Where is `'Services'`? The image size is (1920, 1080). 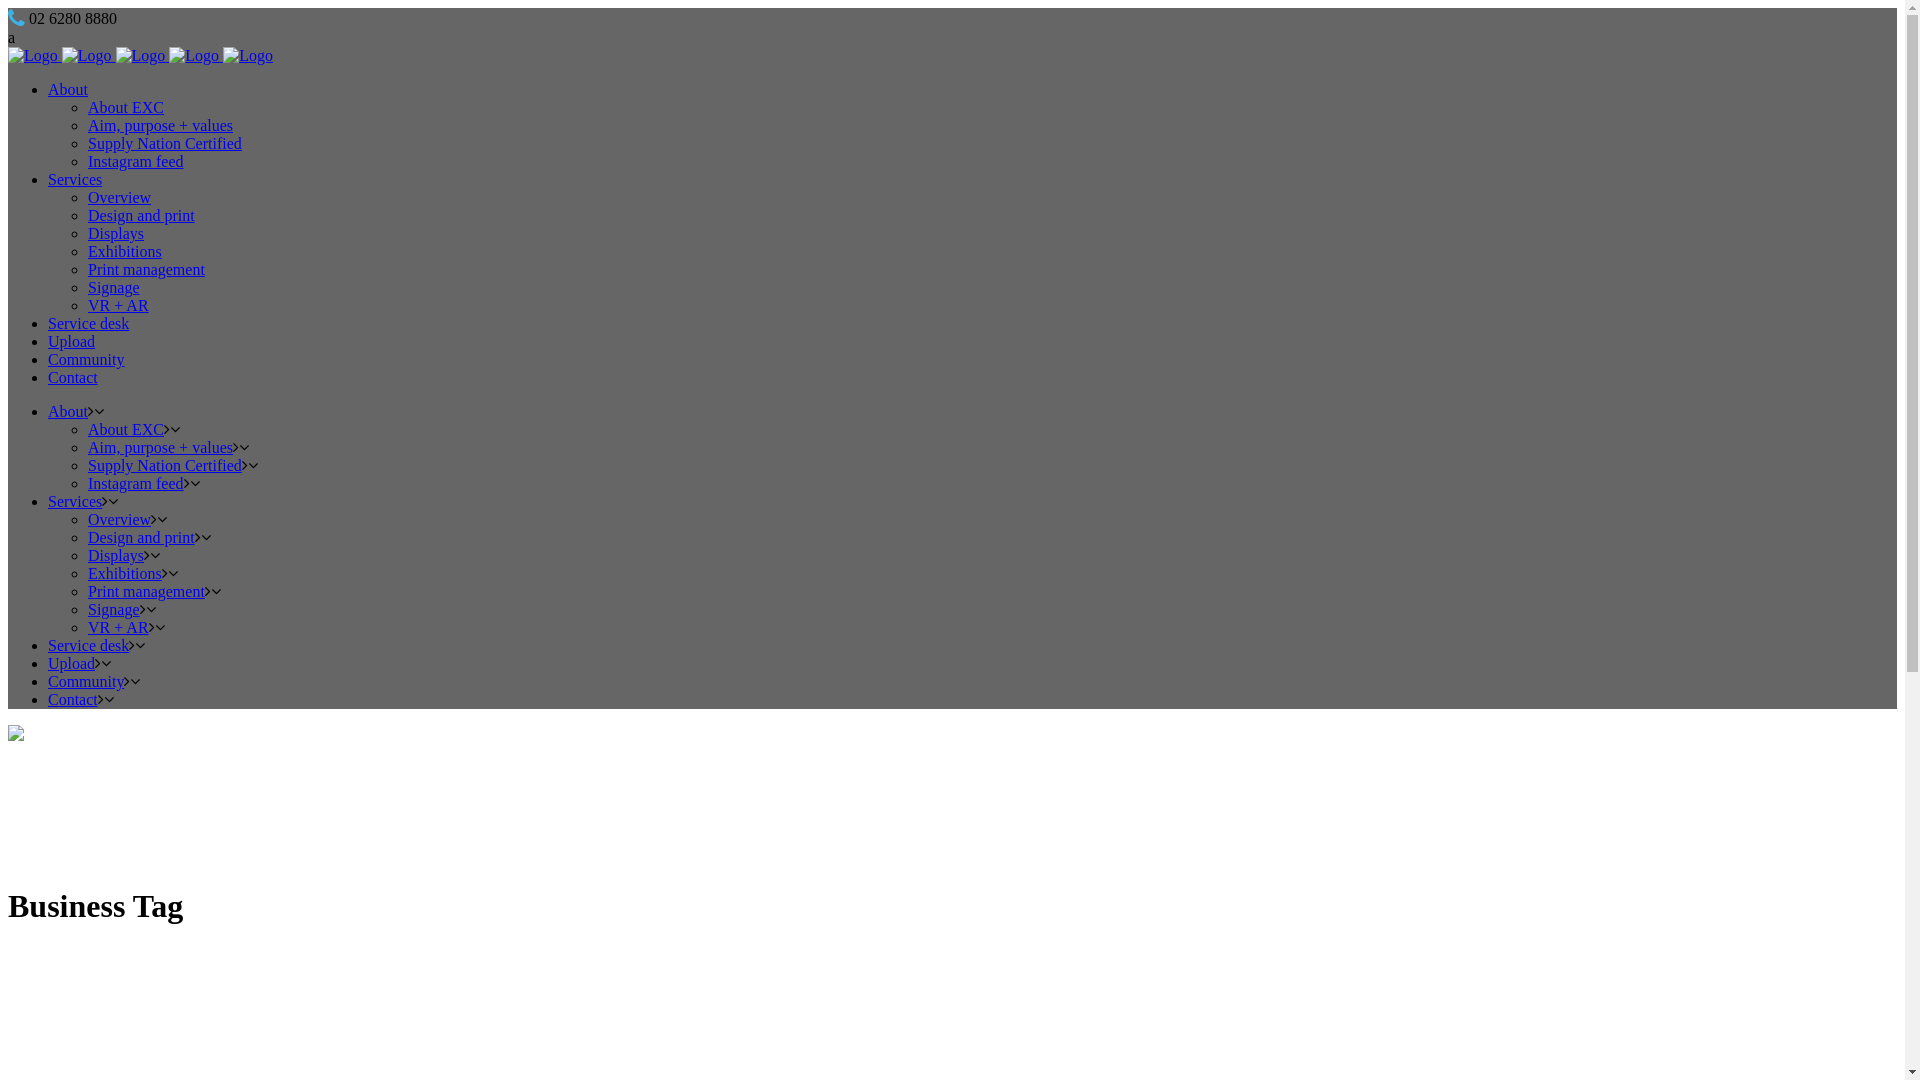
'Services' is located at coordinates (75, 500).